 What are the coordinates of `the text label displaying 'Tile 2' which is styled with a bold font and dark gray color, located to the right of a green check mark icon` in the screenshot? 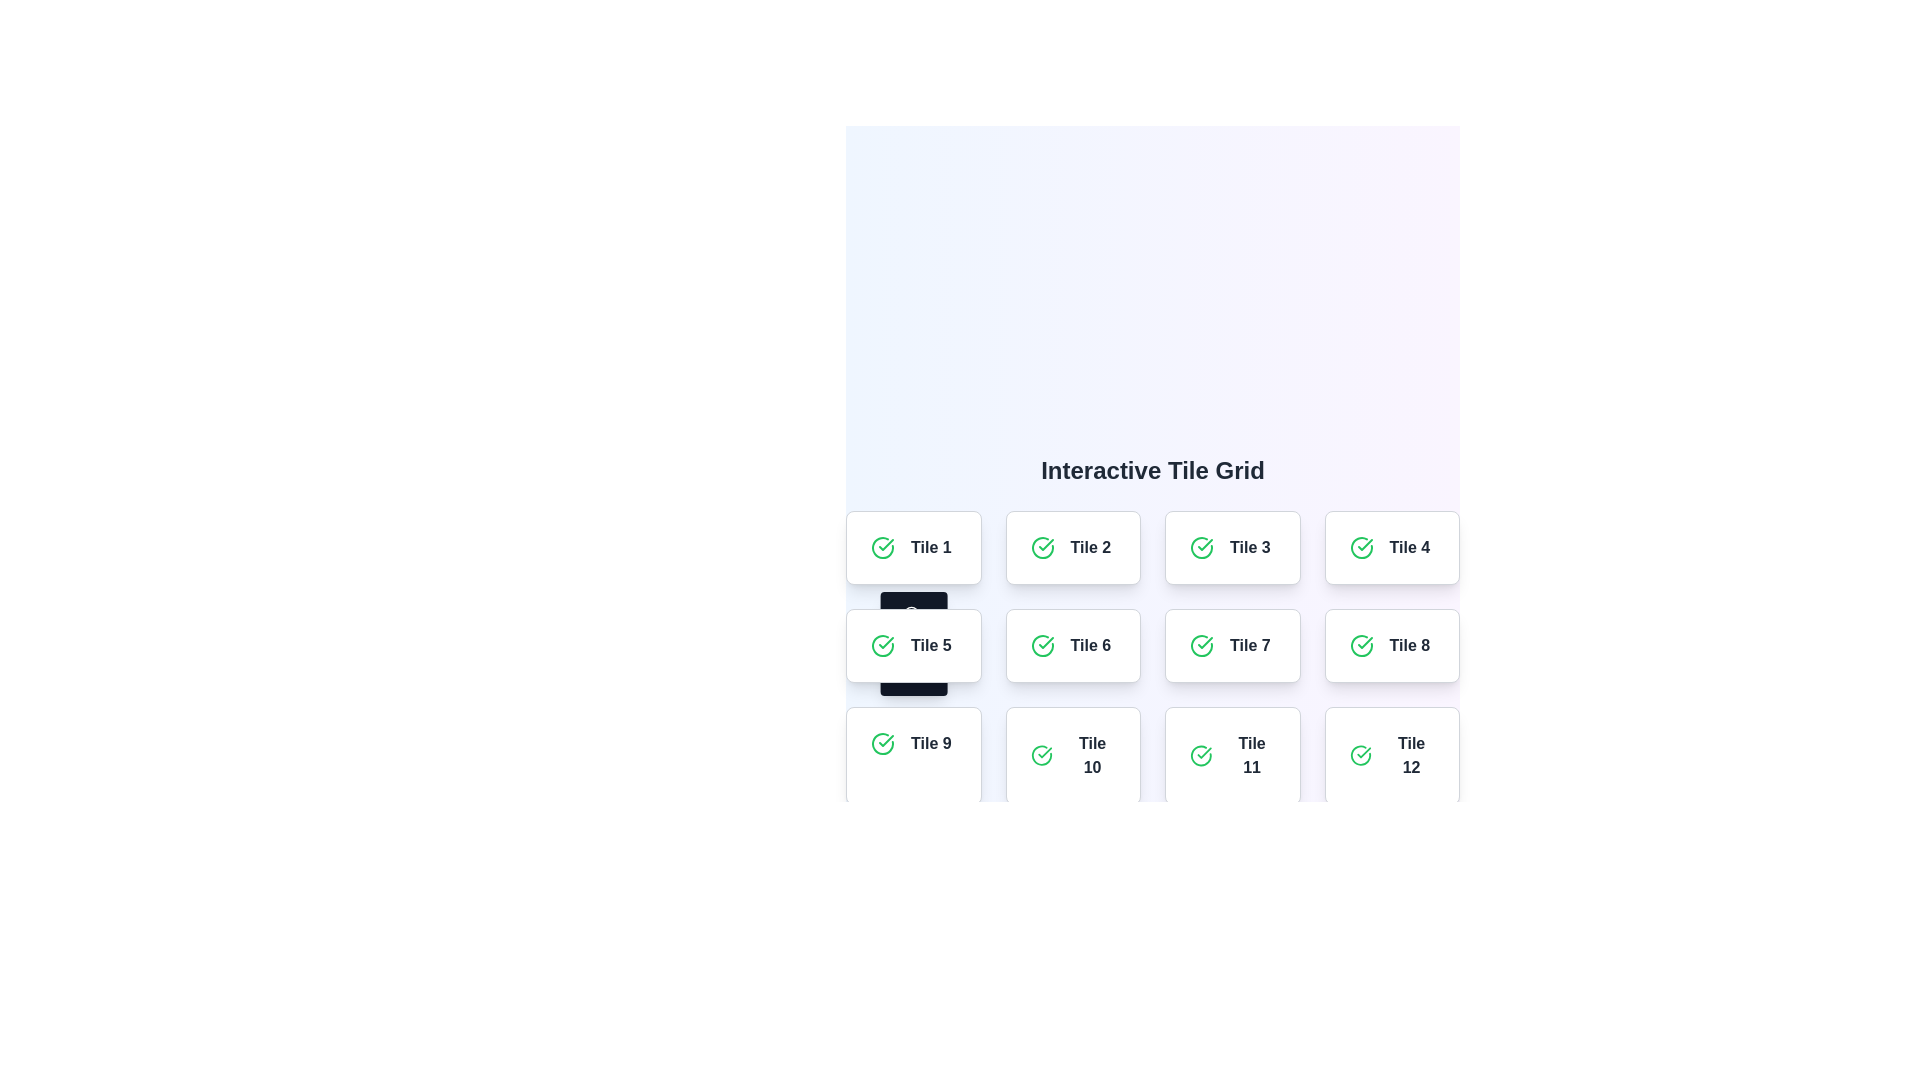 It's located at (1089, 547).